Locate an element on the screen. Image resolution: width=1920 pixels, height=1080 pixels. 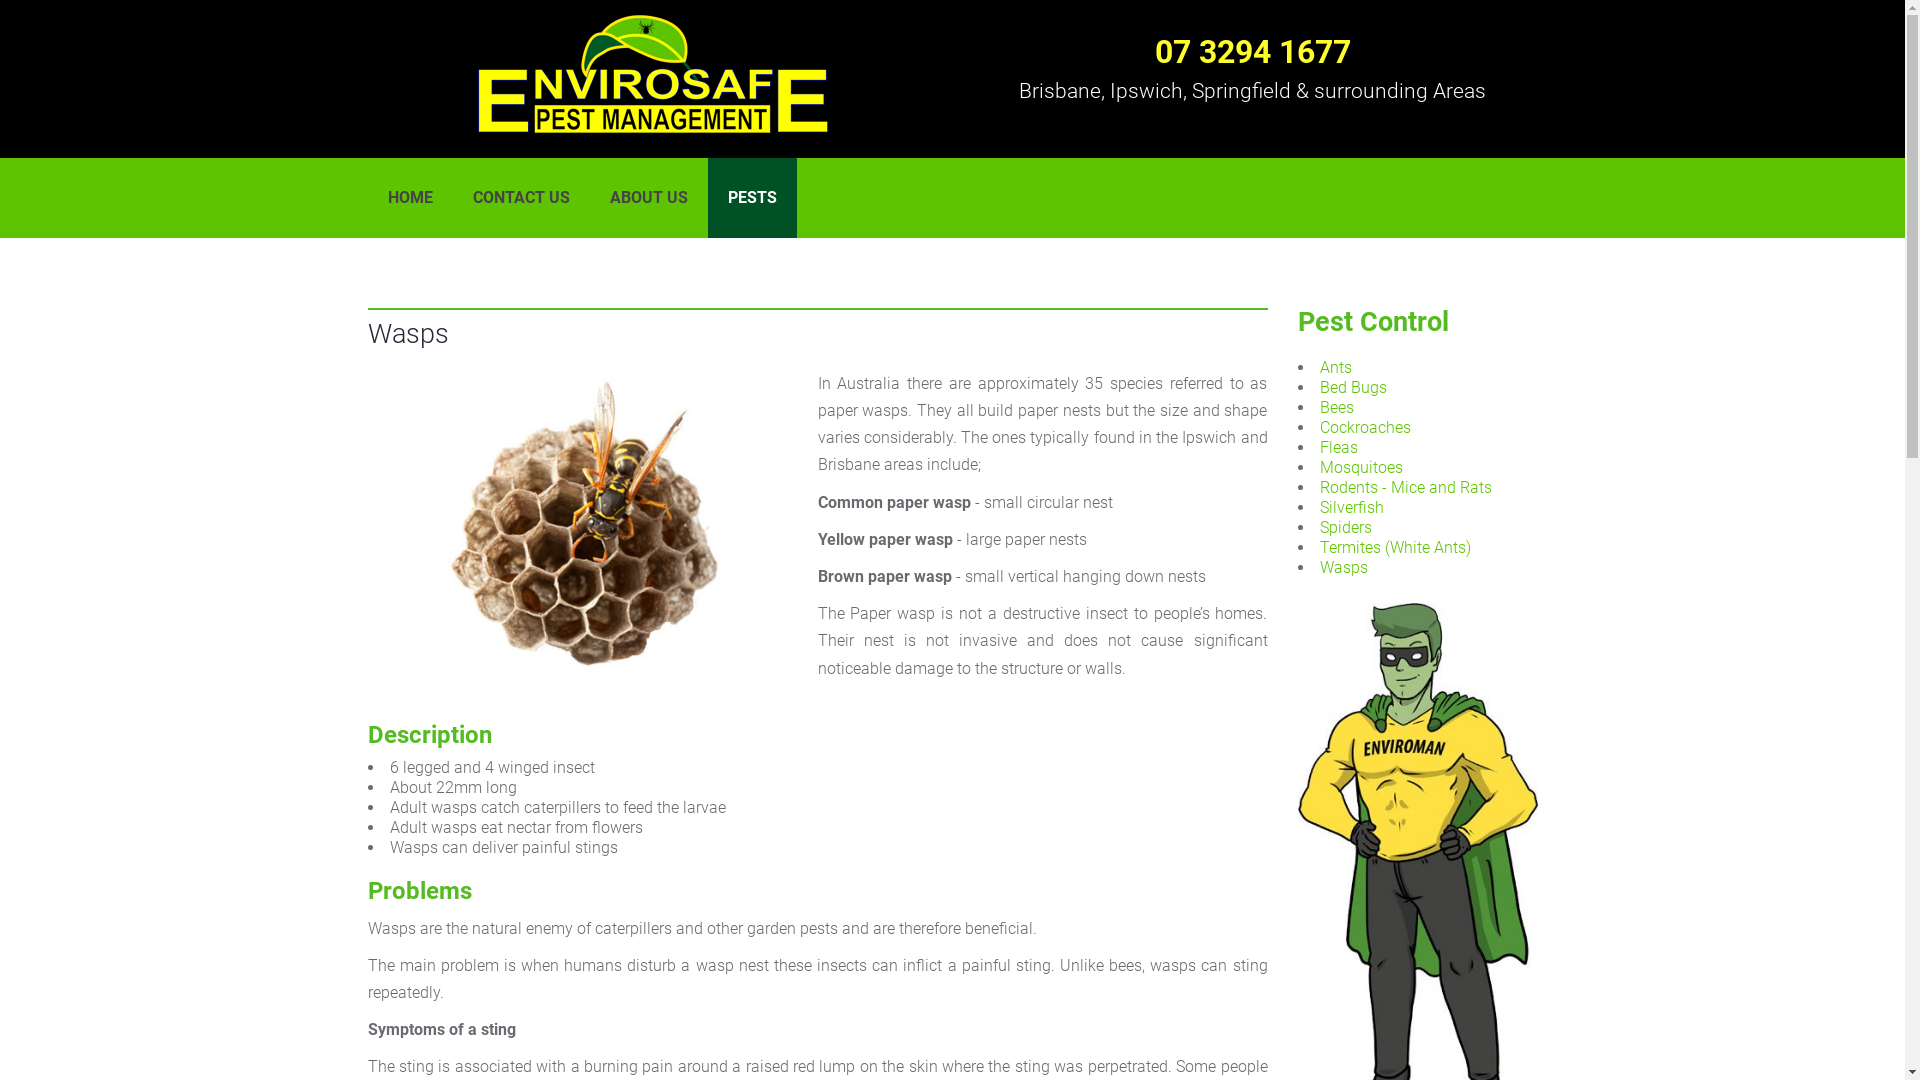
'PESTS' is located at coordinates (751, 197).